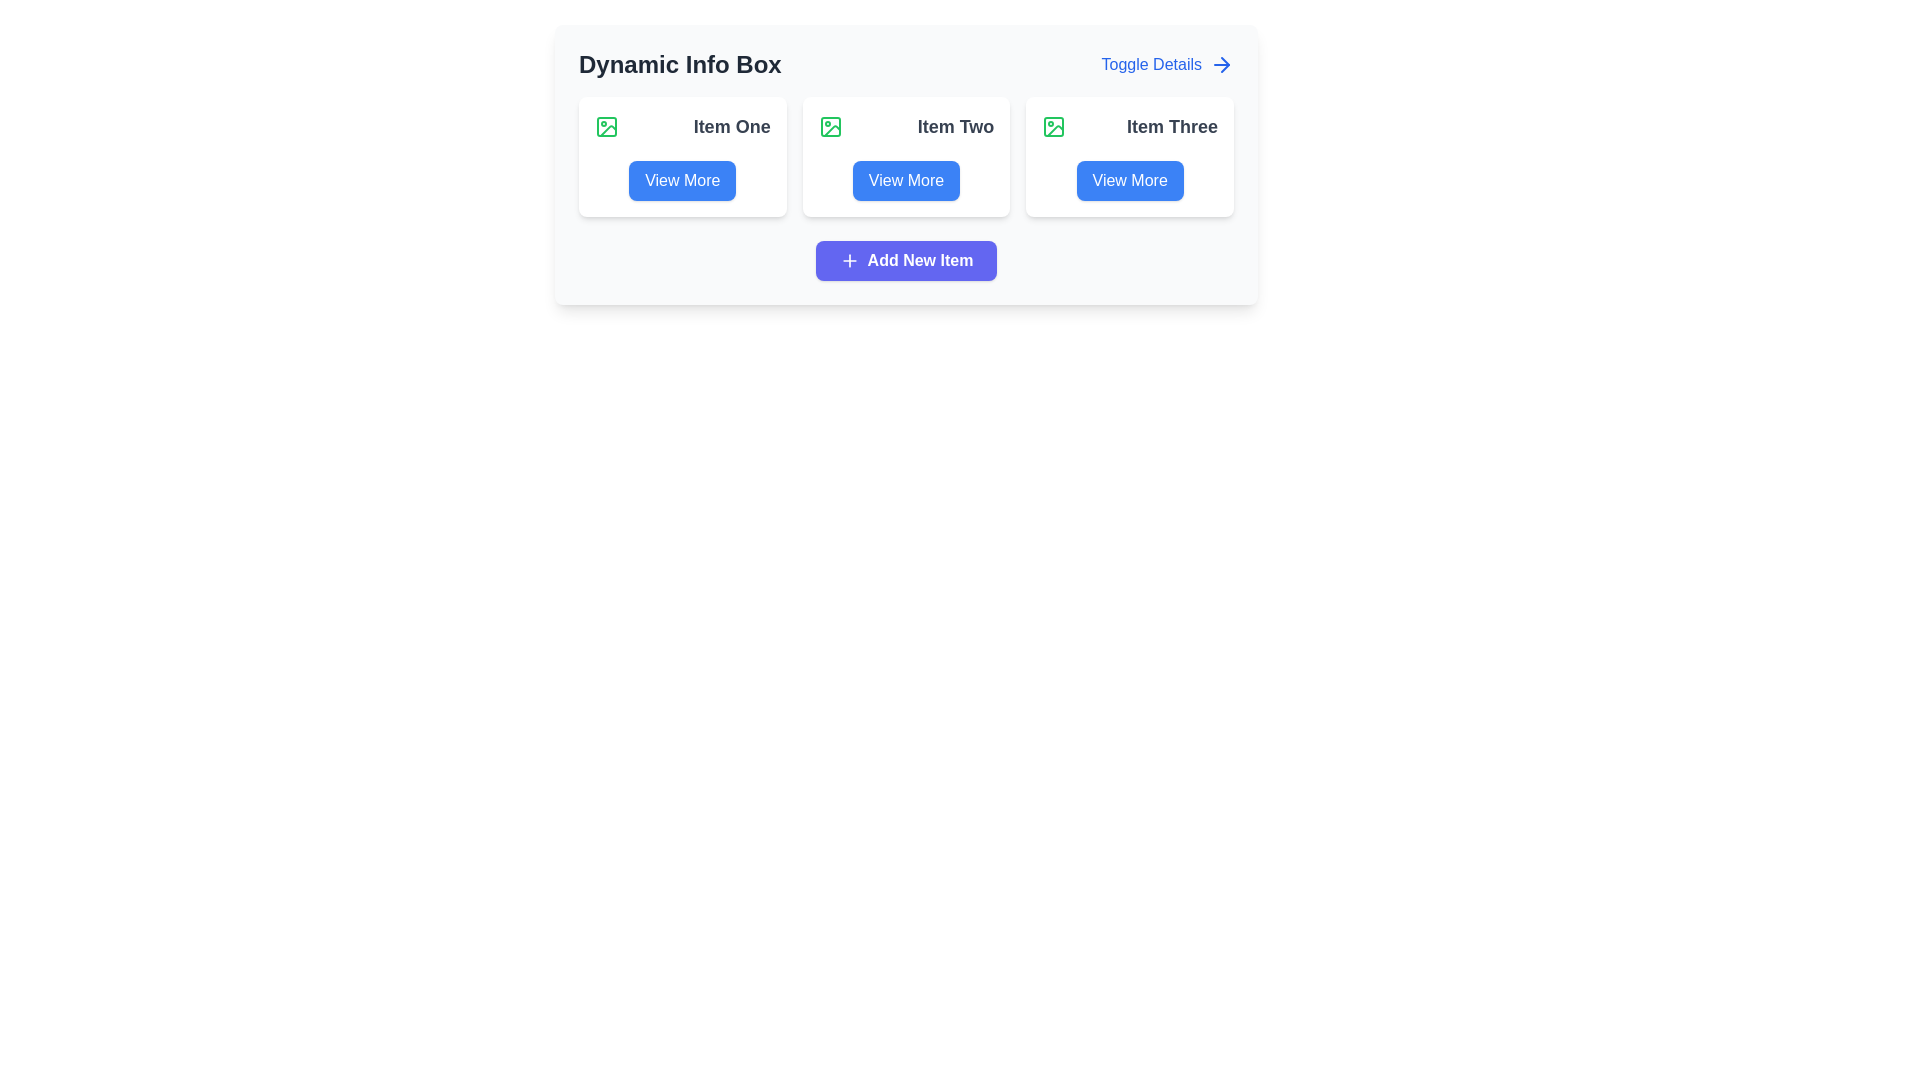 The width and height of the screenshot is (1920, 1080). I want to click on the visual representation of the SVG rectangle with rounded corners located in the 'Item One' card, positioned near the top-left corner of the card, so click(605, 127).